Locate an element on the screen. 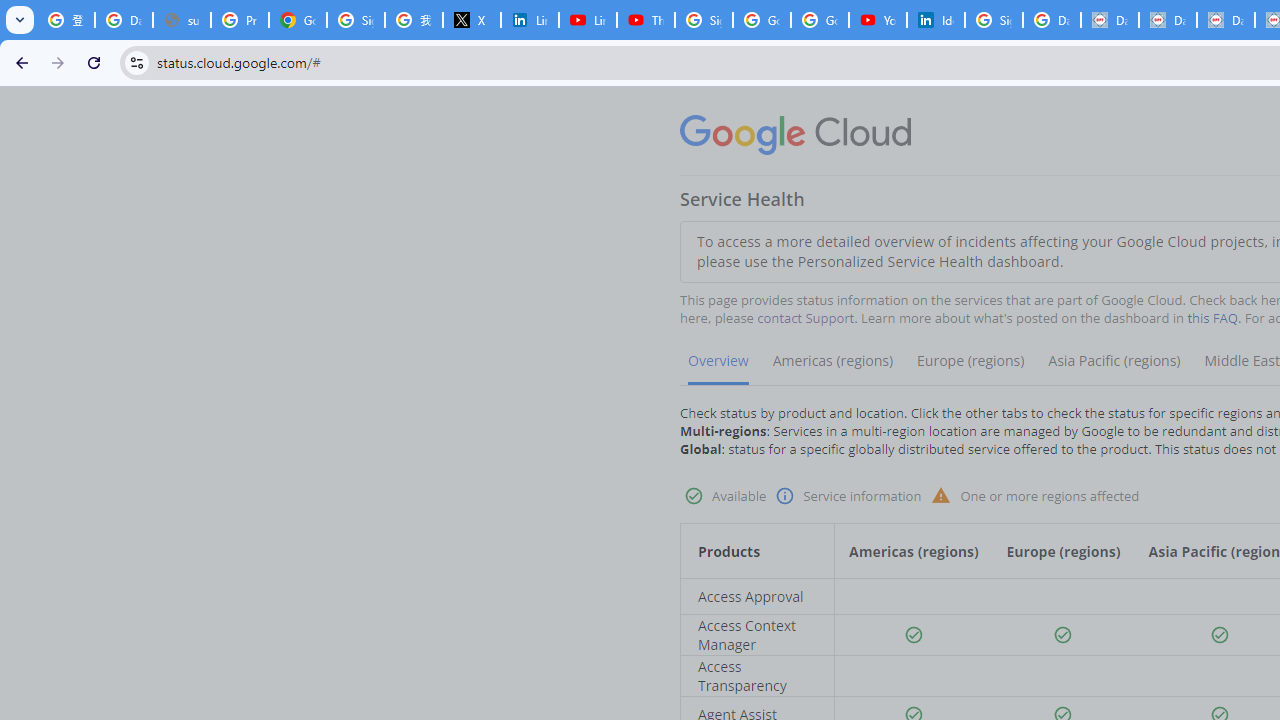 This screenshot has height=720, width=1280. 'Identity verification via Persona | LinkedIn Help' is located at coordinates (935, 20).